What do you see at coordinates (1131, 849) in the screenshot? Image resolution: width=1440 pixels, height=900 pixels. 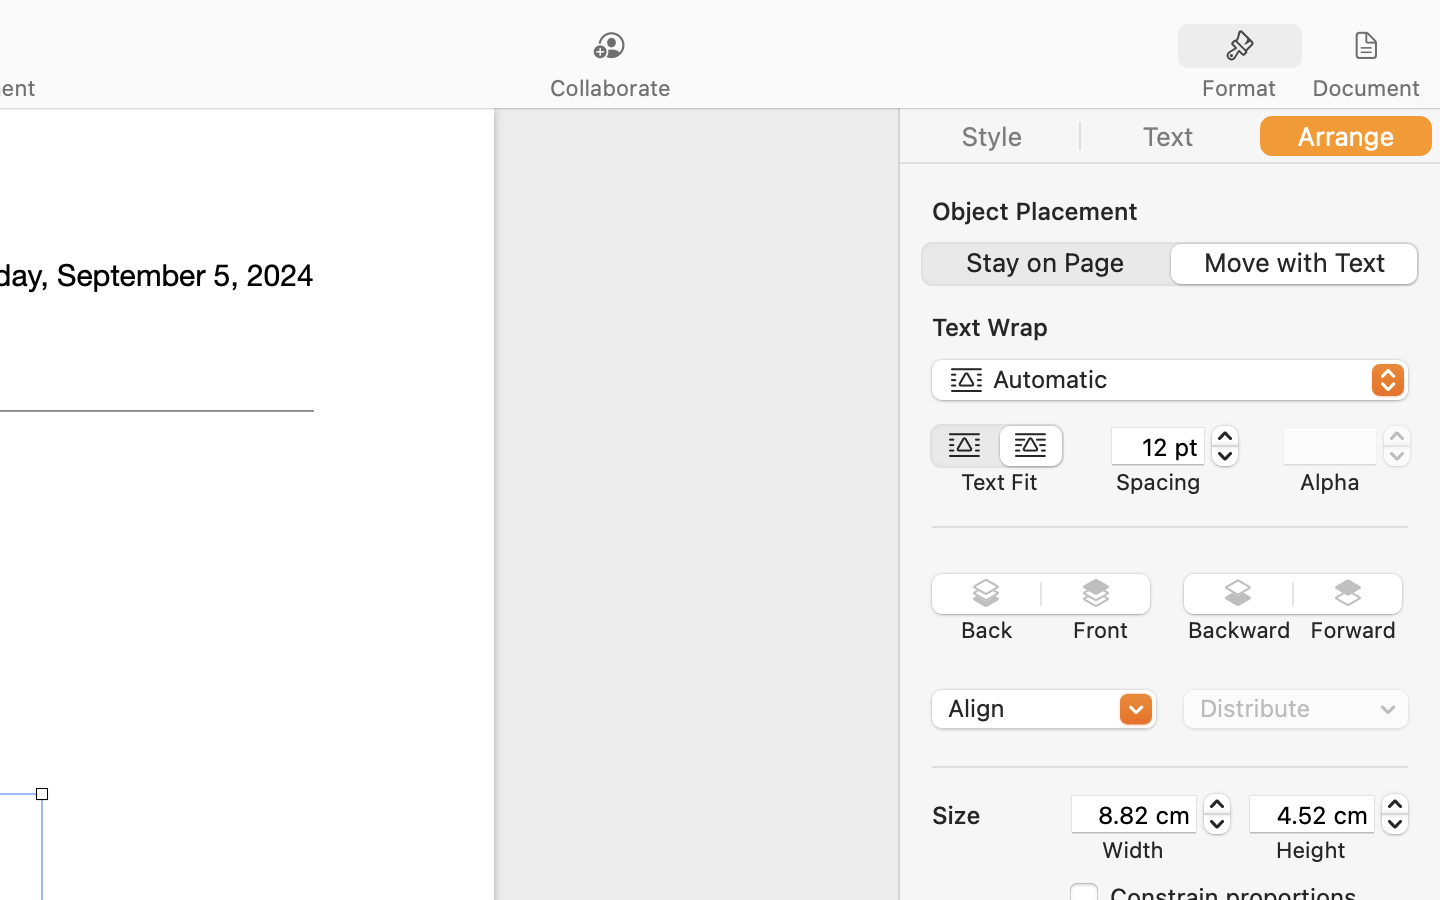 I see `'Width'` at bounding box center [1131, 849].